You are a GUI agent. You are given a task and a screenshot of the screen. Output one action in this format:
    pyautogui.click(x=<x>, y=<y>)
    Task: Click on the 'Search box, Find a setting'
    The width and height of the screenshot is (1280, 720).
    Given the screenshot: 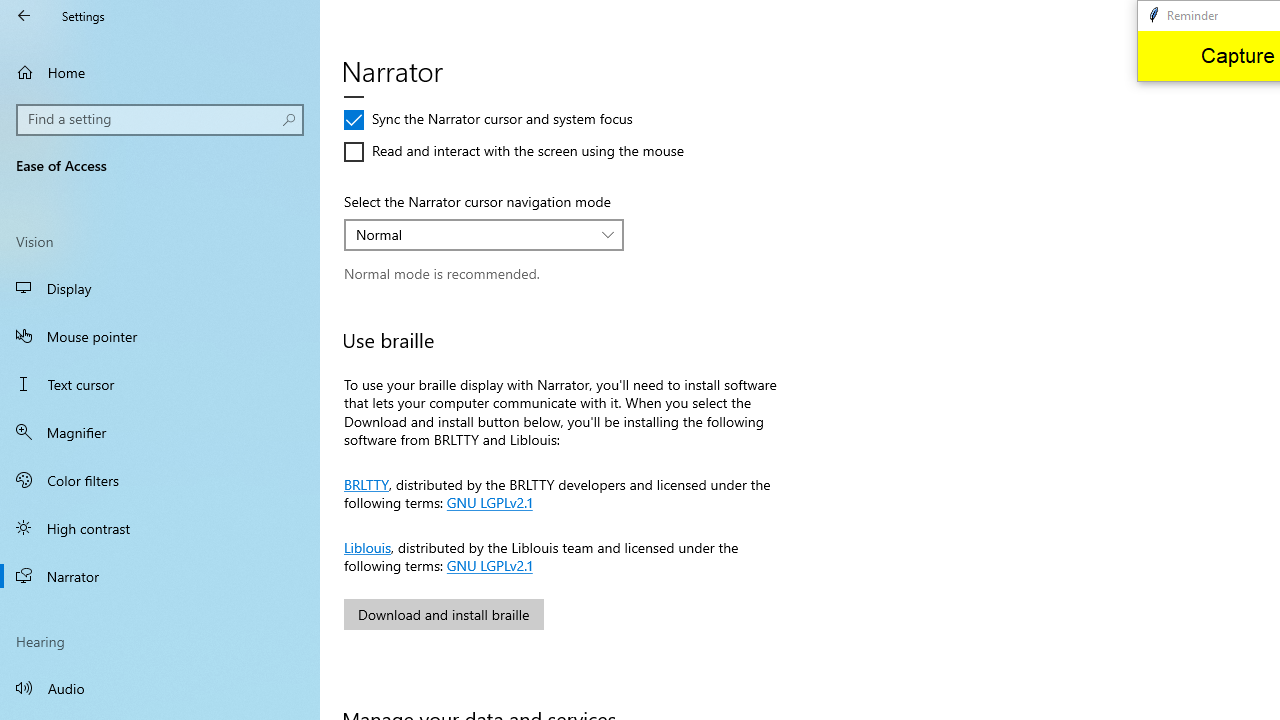 What is the action you would take?
    pyautogui.click(x=160, y=119)
    